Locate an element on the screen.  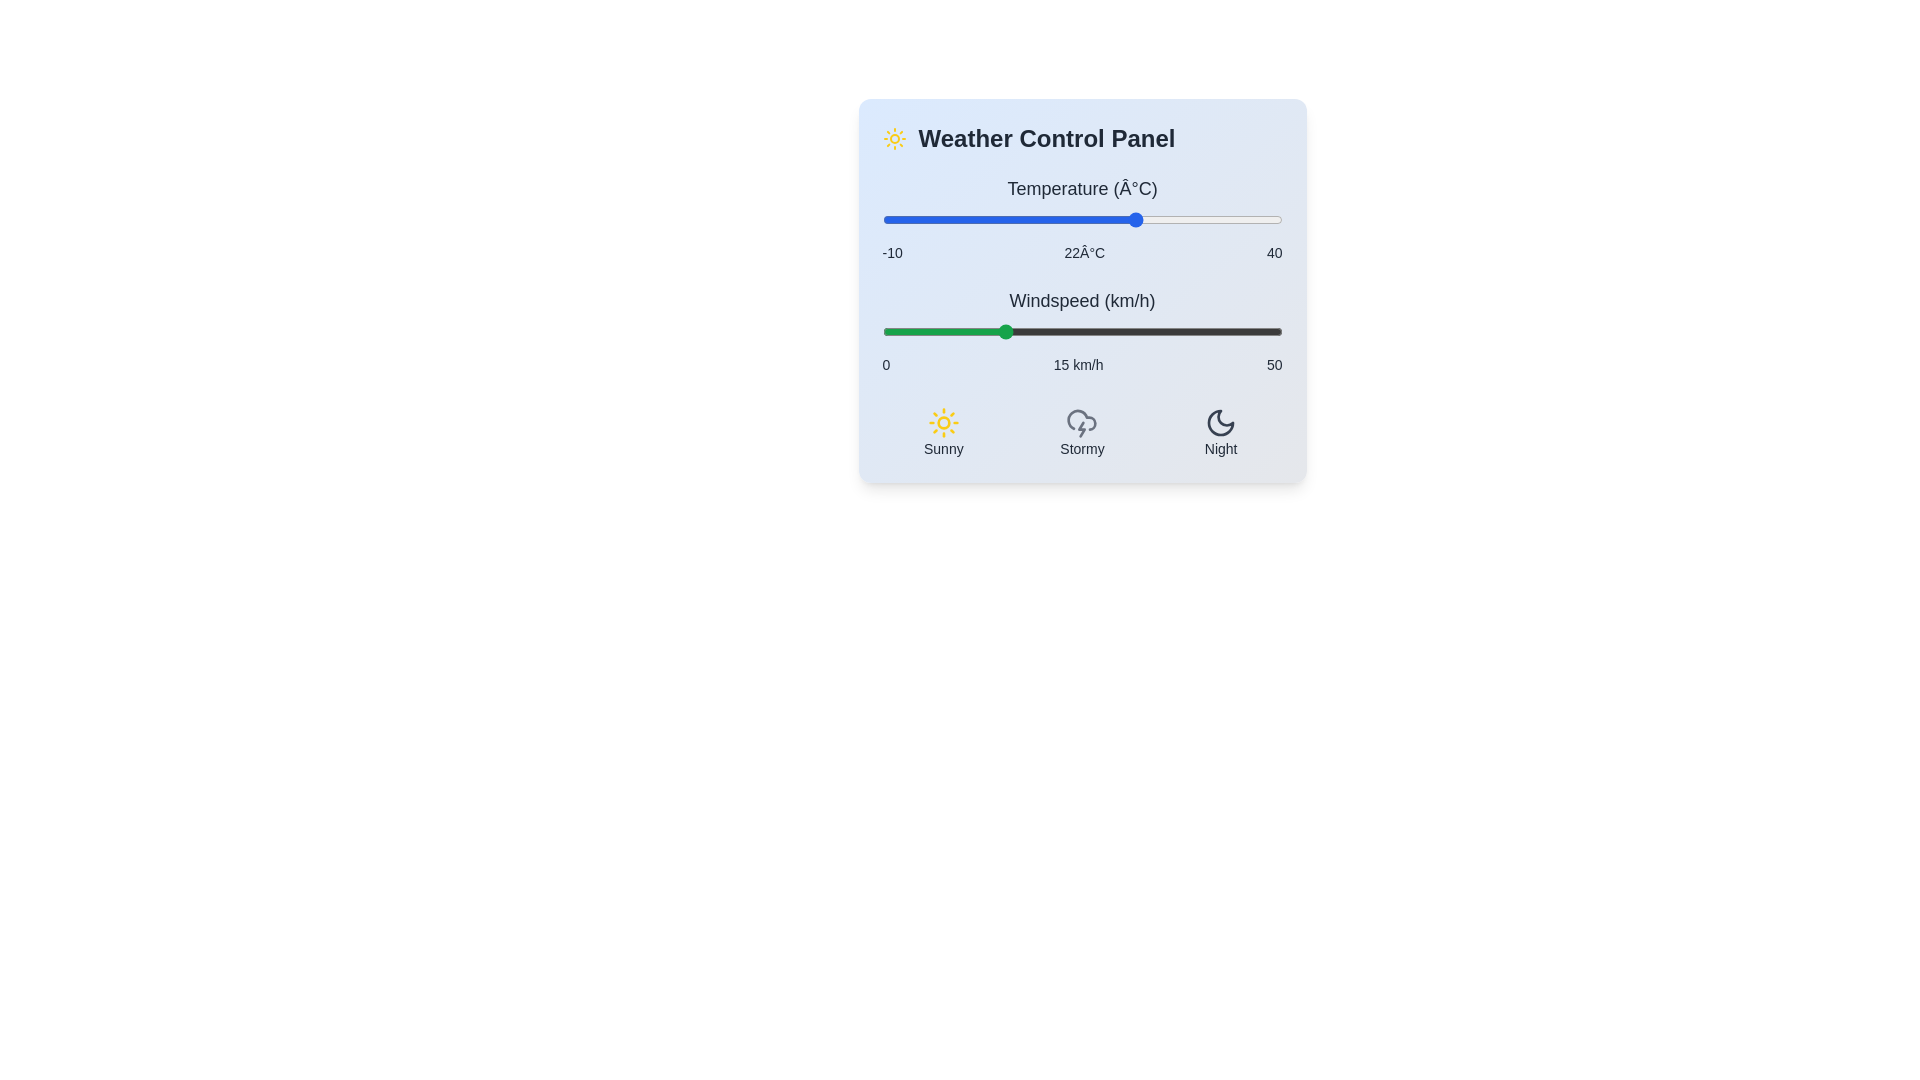
the 'Night' weather condition icon located in the bottom-right corner of the grid under the 'Weather Control Panel' is located at coordinates (1220, 431).